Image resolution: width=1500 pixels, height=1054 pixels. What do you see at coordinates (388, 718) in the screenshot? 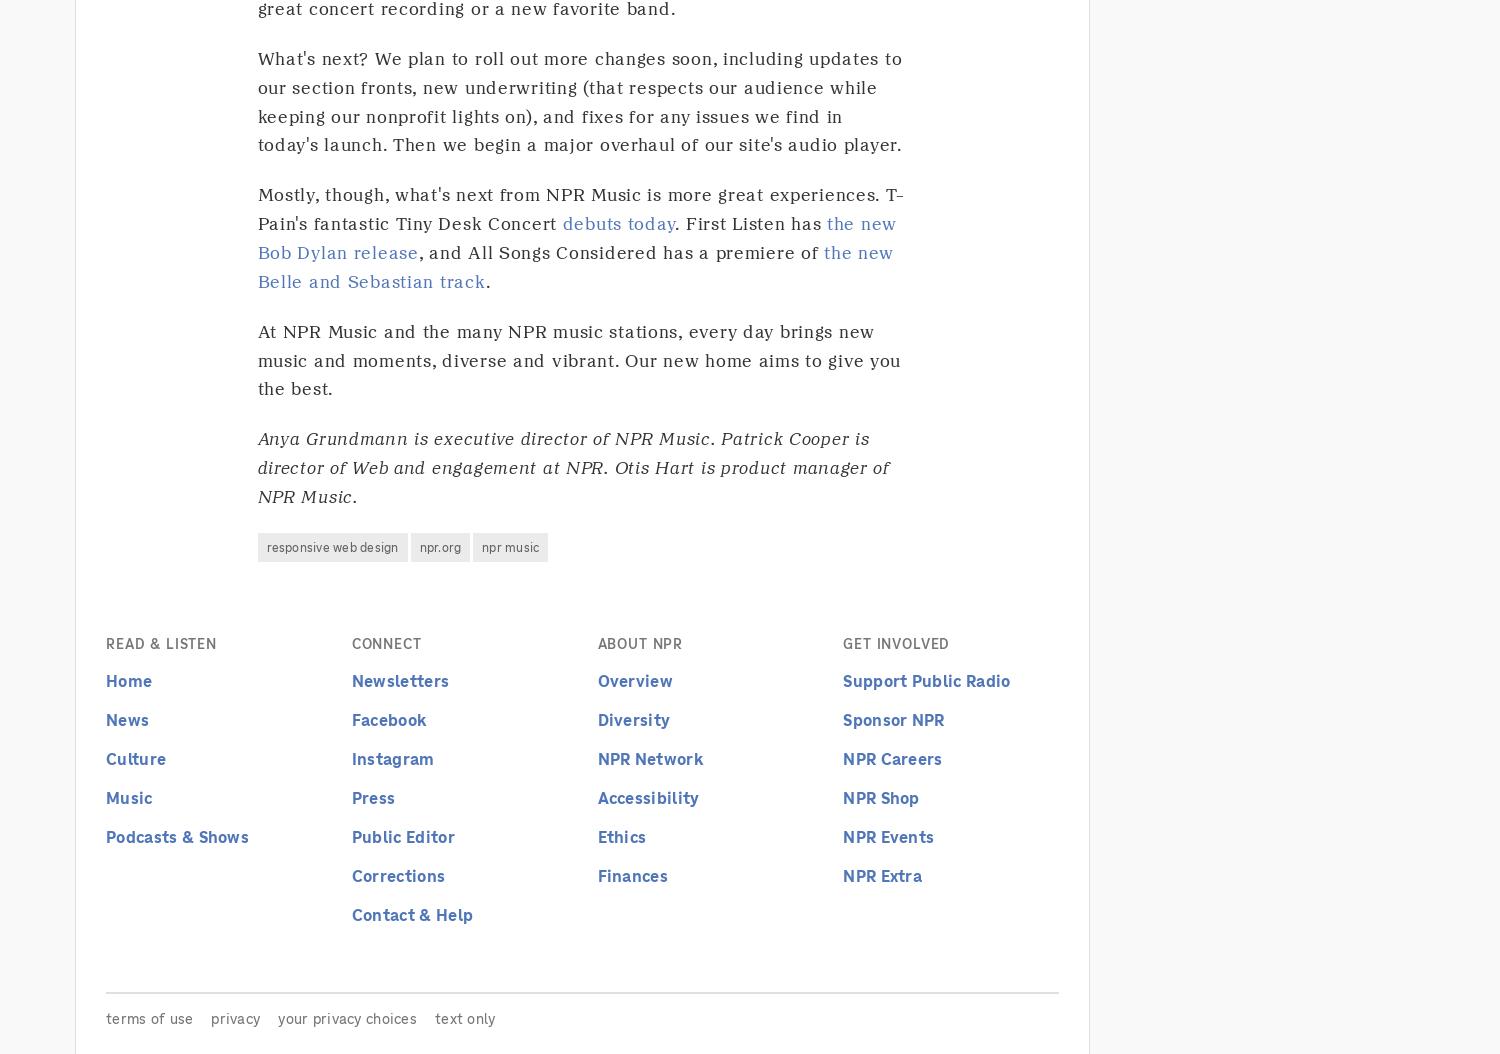
I see `'Facebook'` at bounding box center [388, 718].